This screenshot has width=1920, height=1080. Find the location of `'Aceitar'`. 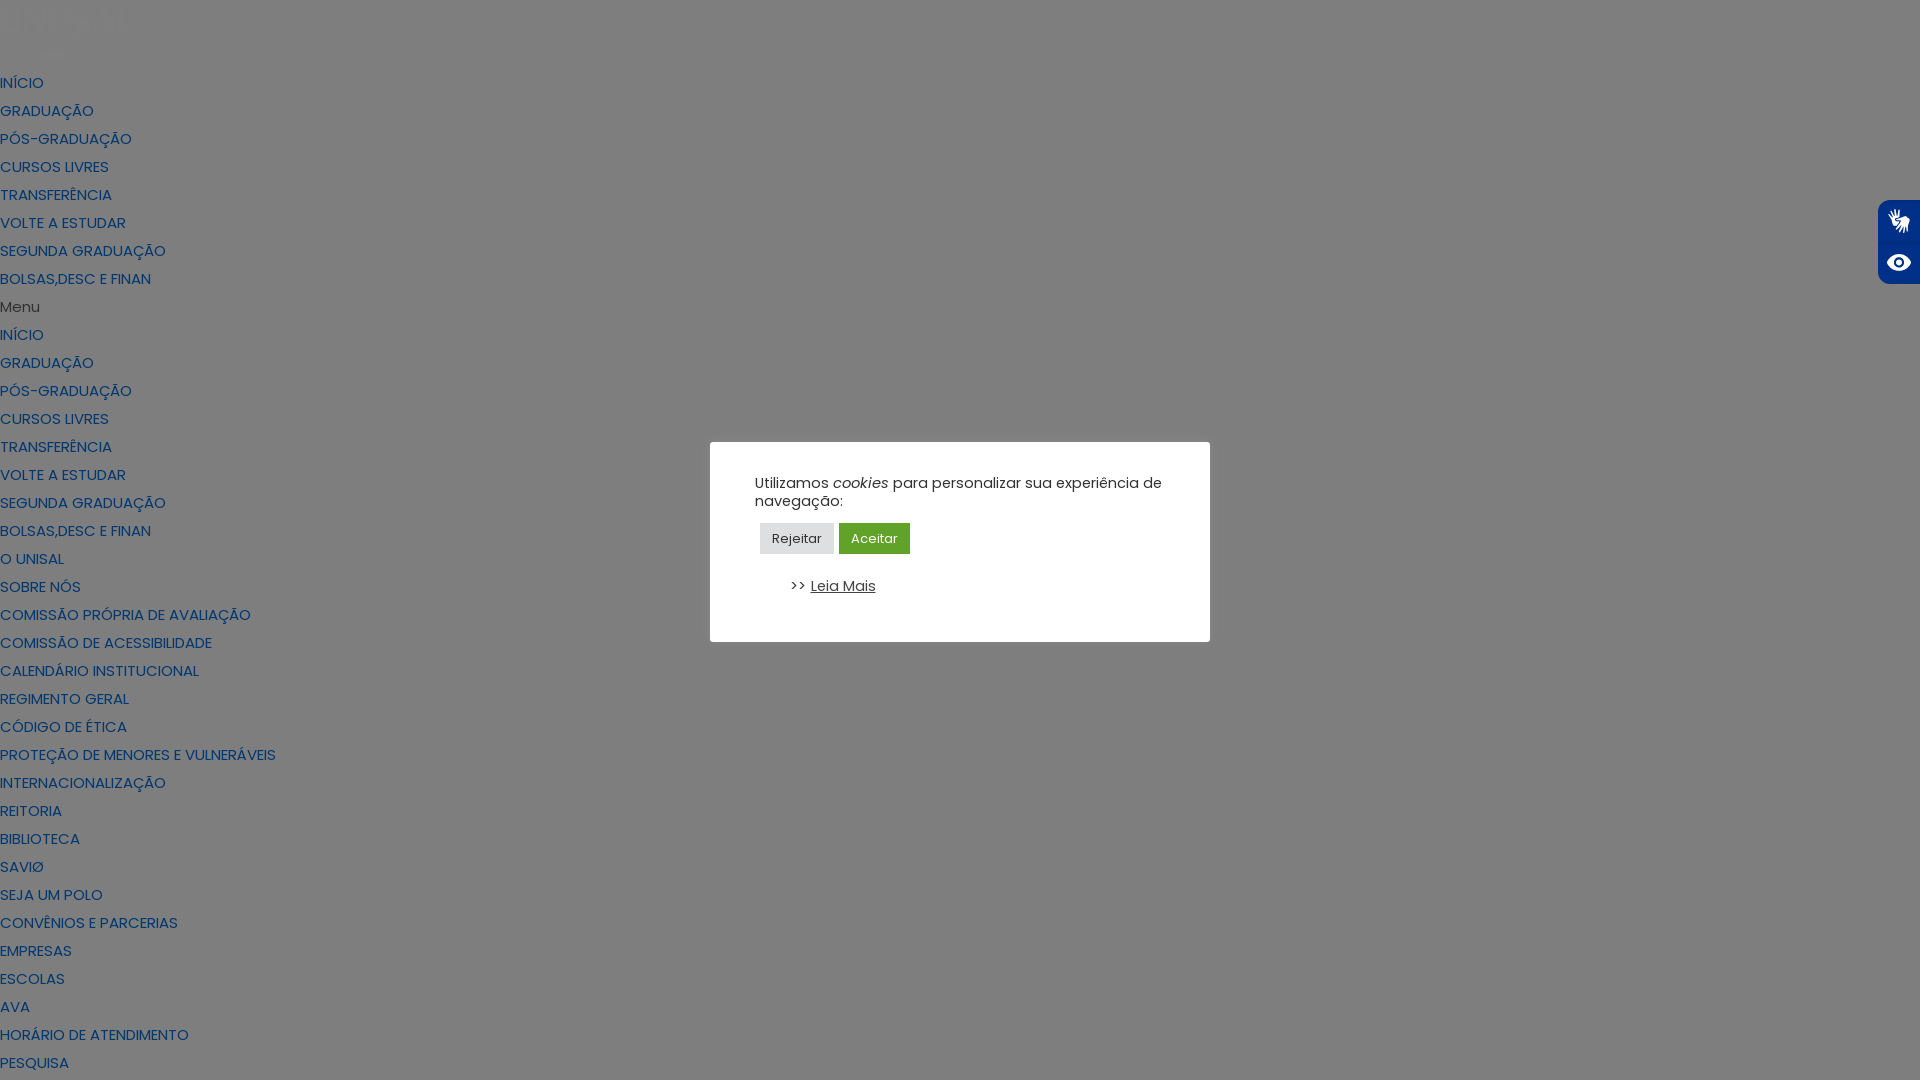

'Aceitar' is located at coordinates (874, 537).